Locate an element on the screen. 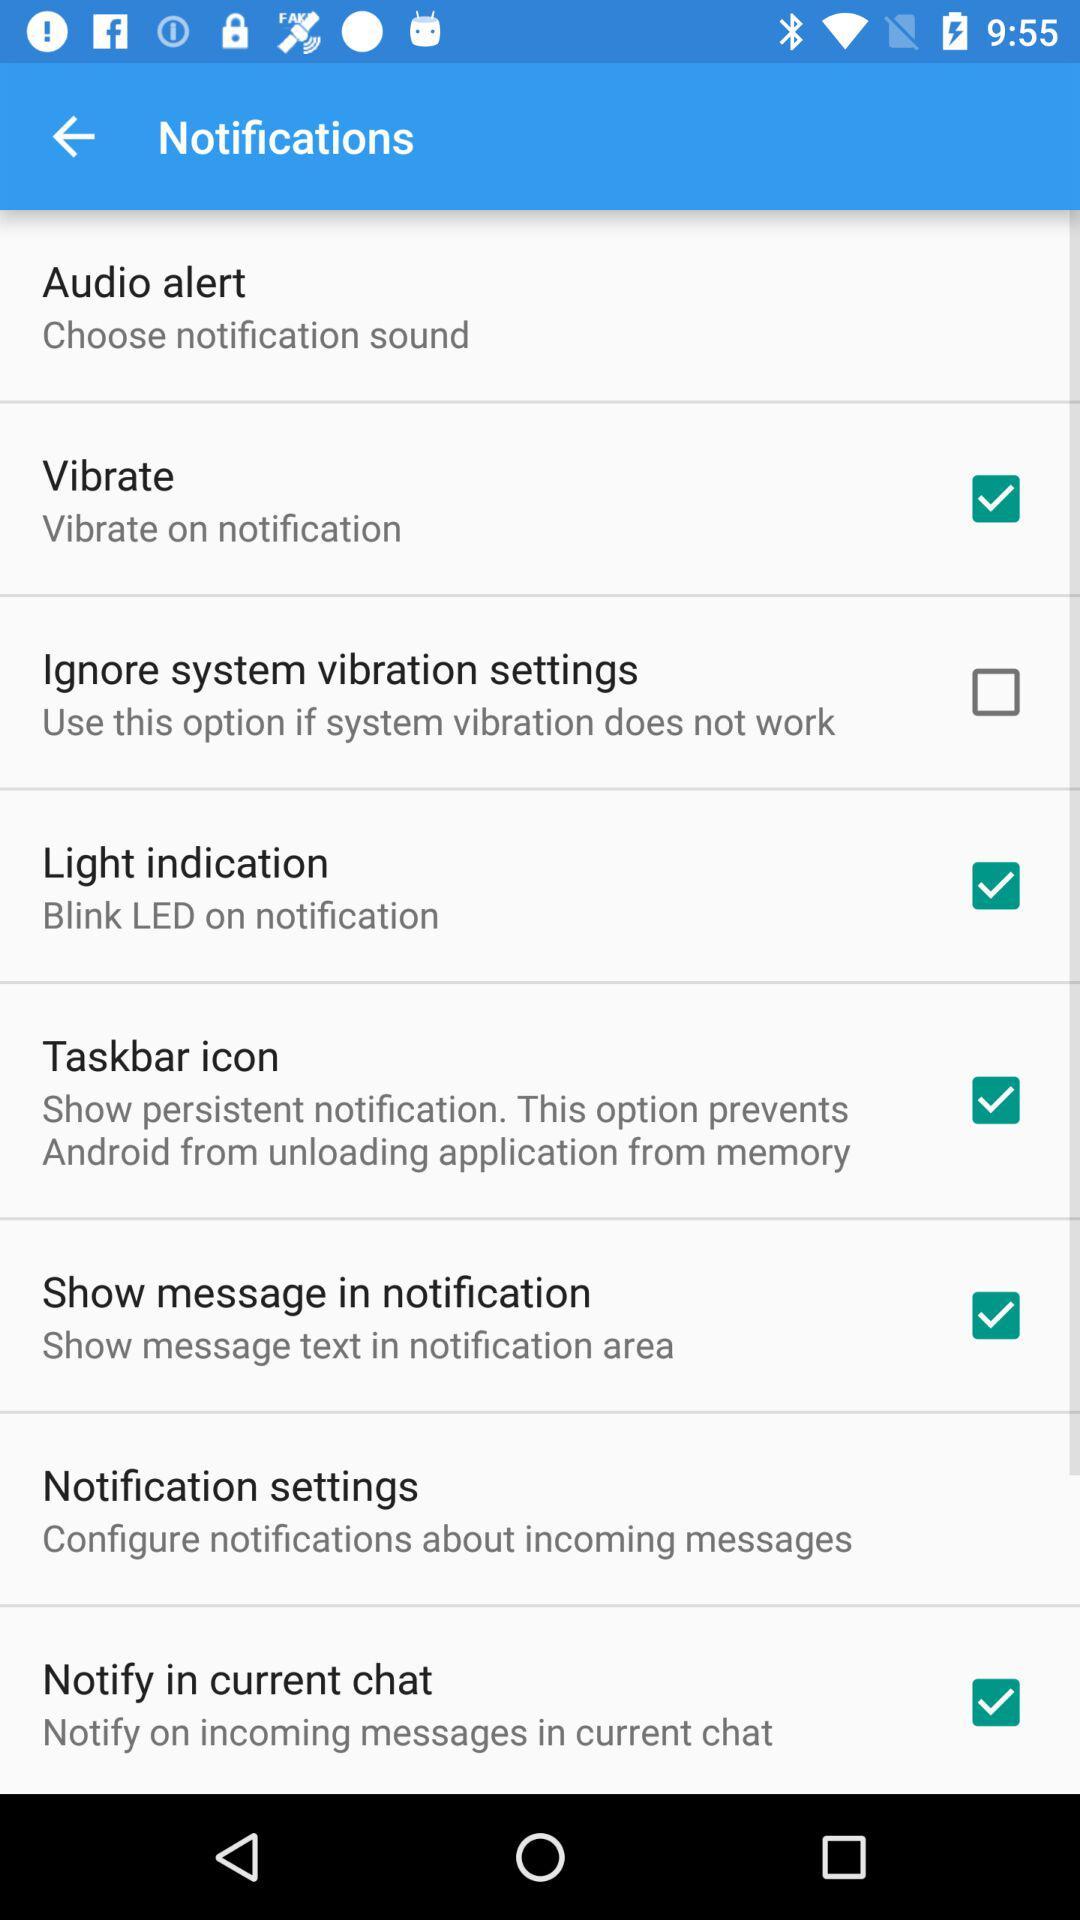 The height and width of the screenshot is (1920, 1080). icon above the configure notifications about item is located at coordinates (229, 1484).